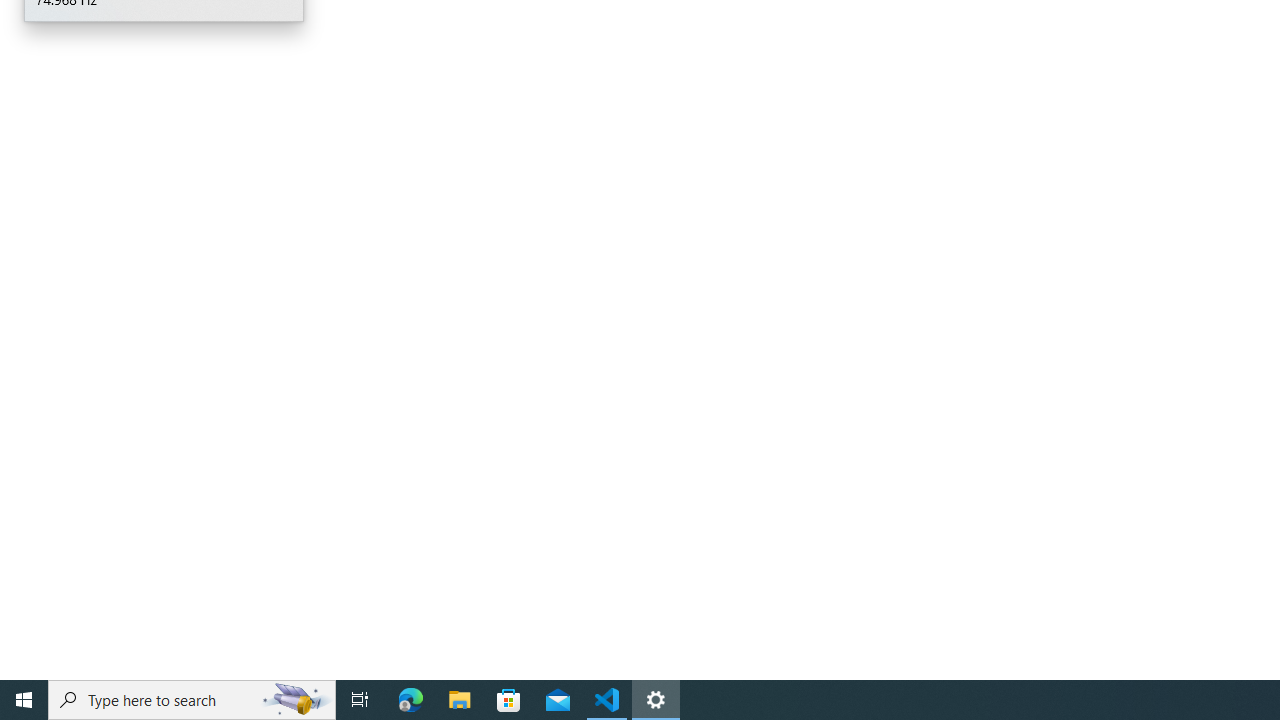 This screenshot has width=1280, height=720. Describe the element at coordinates (24, 698) in the screenshot. I see `'Start'` at that location.